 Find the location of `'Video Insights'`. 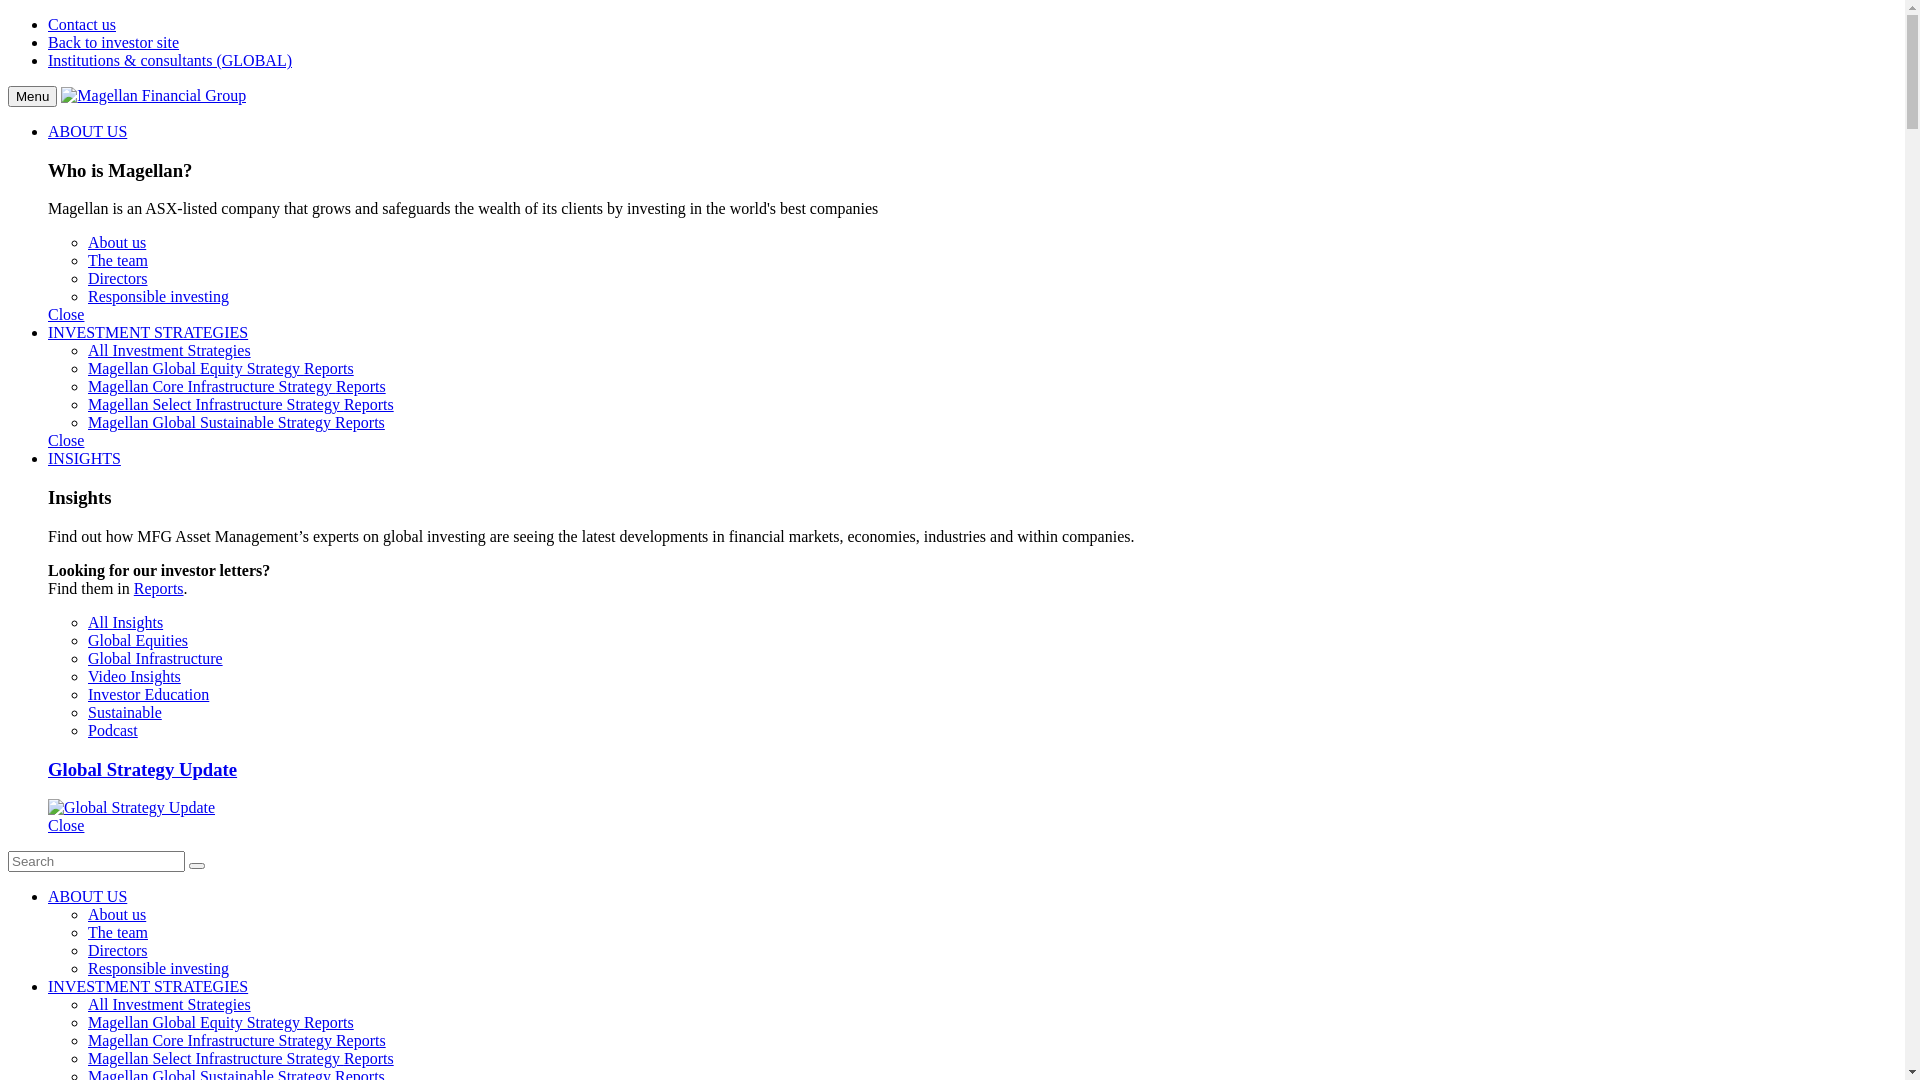

'Video Insights' is located at coordinates (133, 675).